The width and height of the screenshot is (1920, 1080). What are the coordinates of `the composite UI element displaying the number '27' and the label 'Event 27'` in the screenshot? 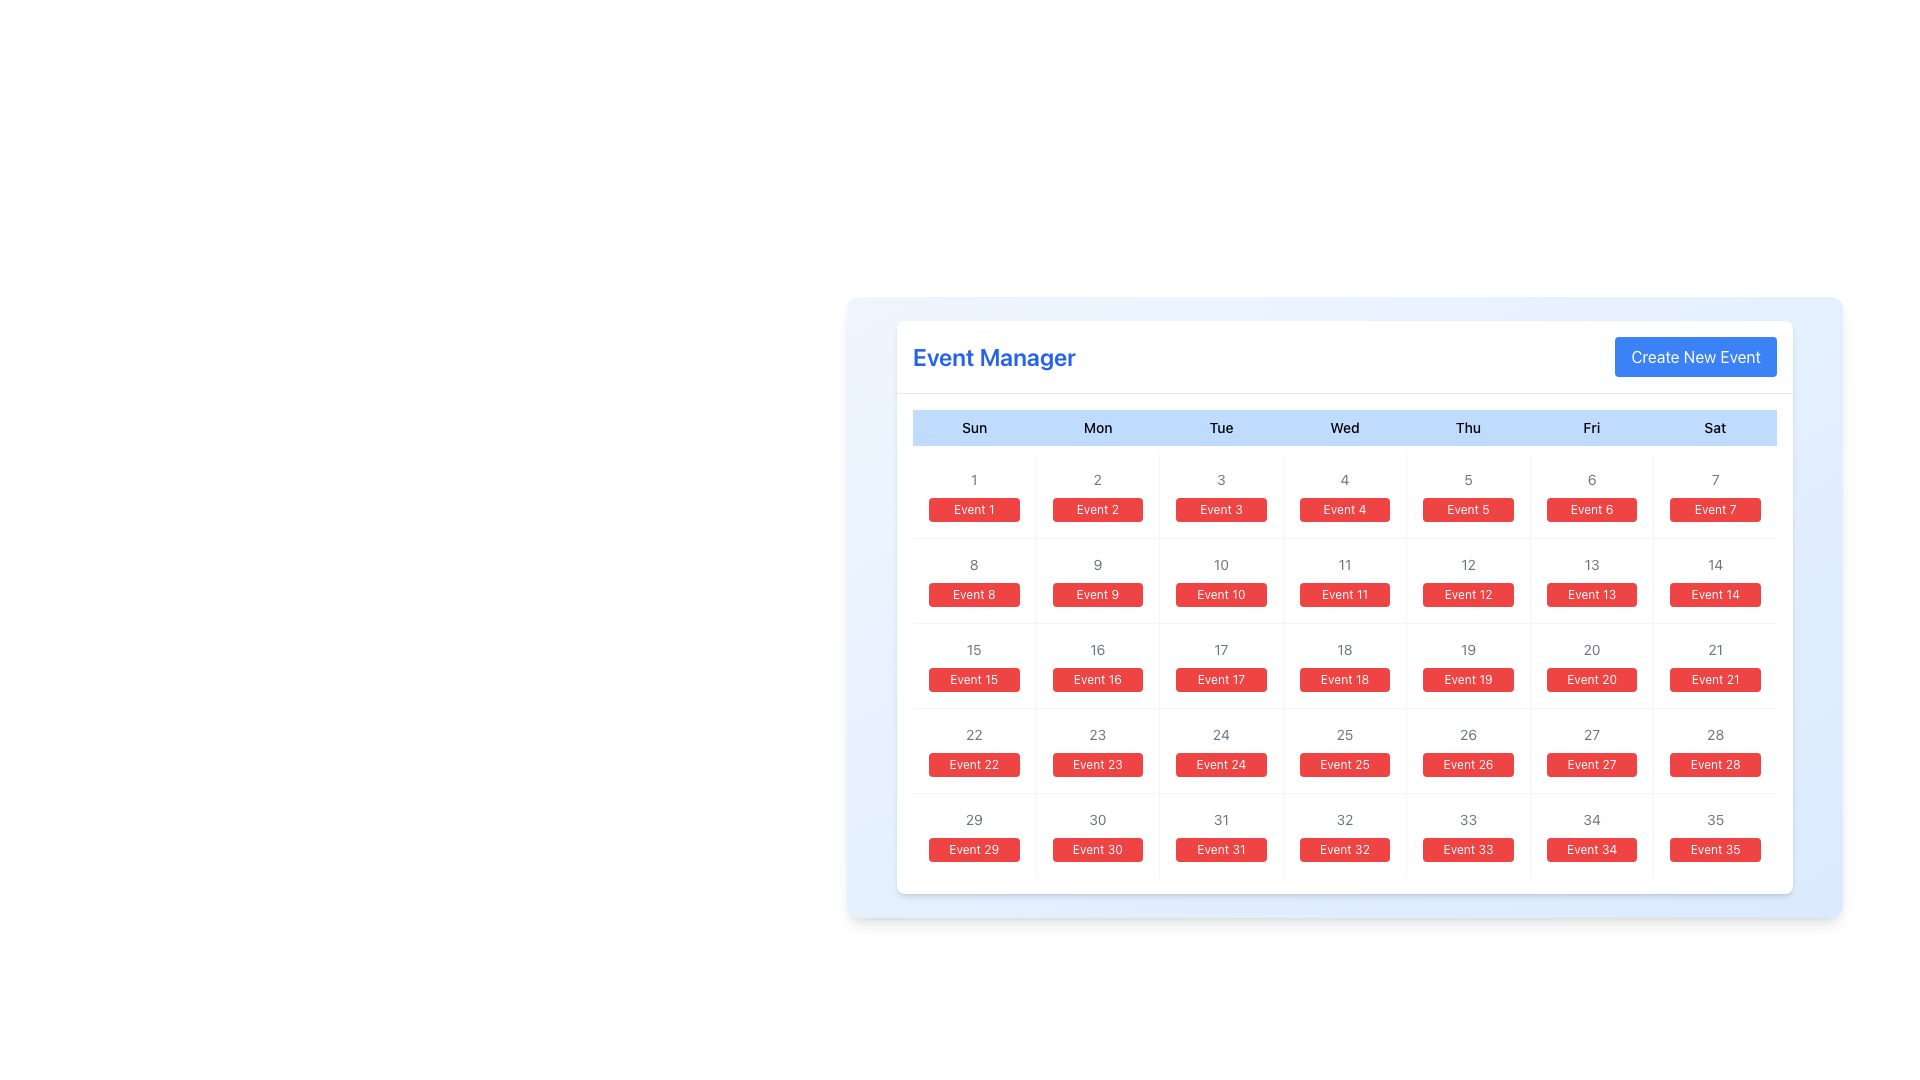 It's located at (1591, 751).